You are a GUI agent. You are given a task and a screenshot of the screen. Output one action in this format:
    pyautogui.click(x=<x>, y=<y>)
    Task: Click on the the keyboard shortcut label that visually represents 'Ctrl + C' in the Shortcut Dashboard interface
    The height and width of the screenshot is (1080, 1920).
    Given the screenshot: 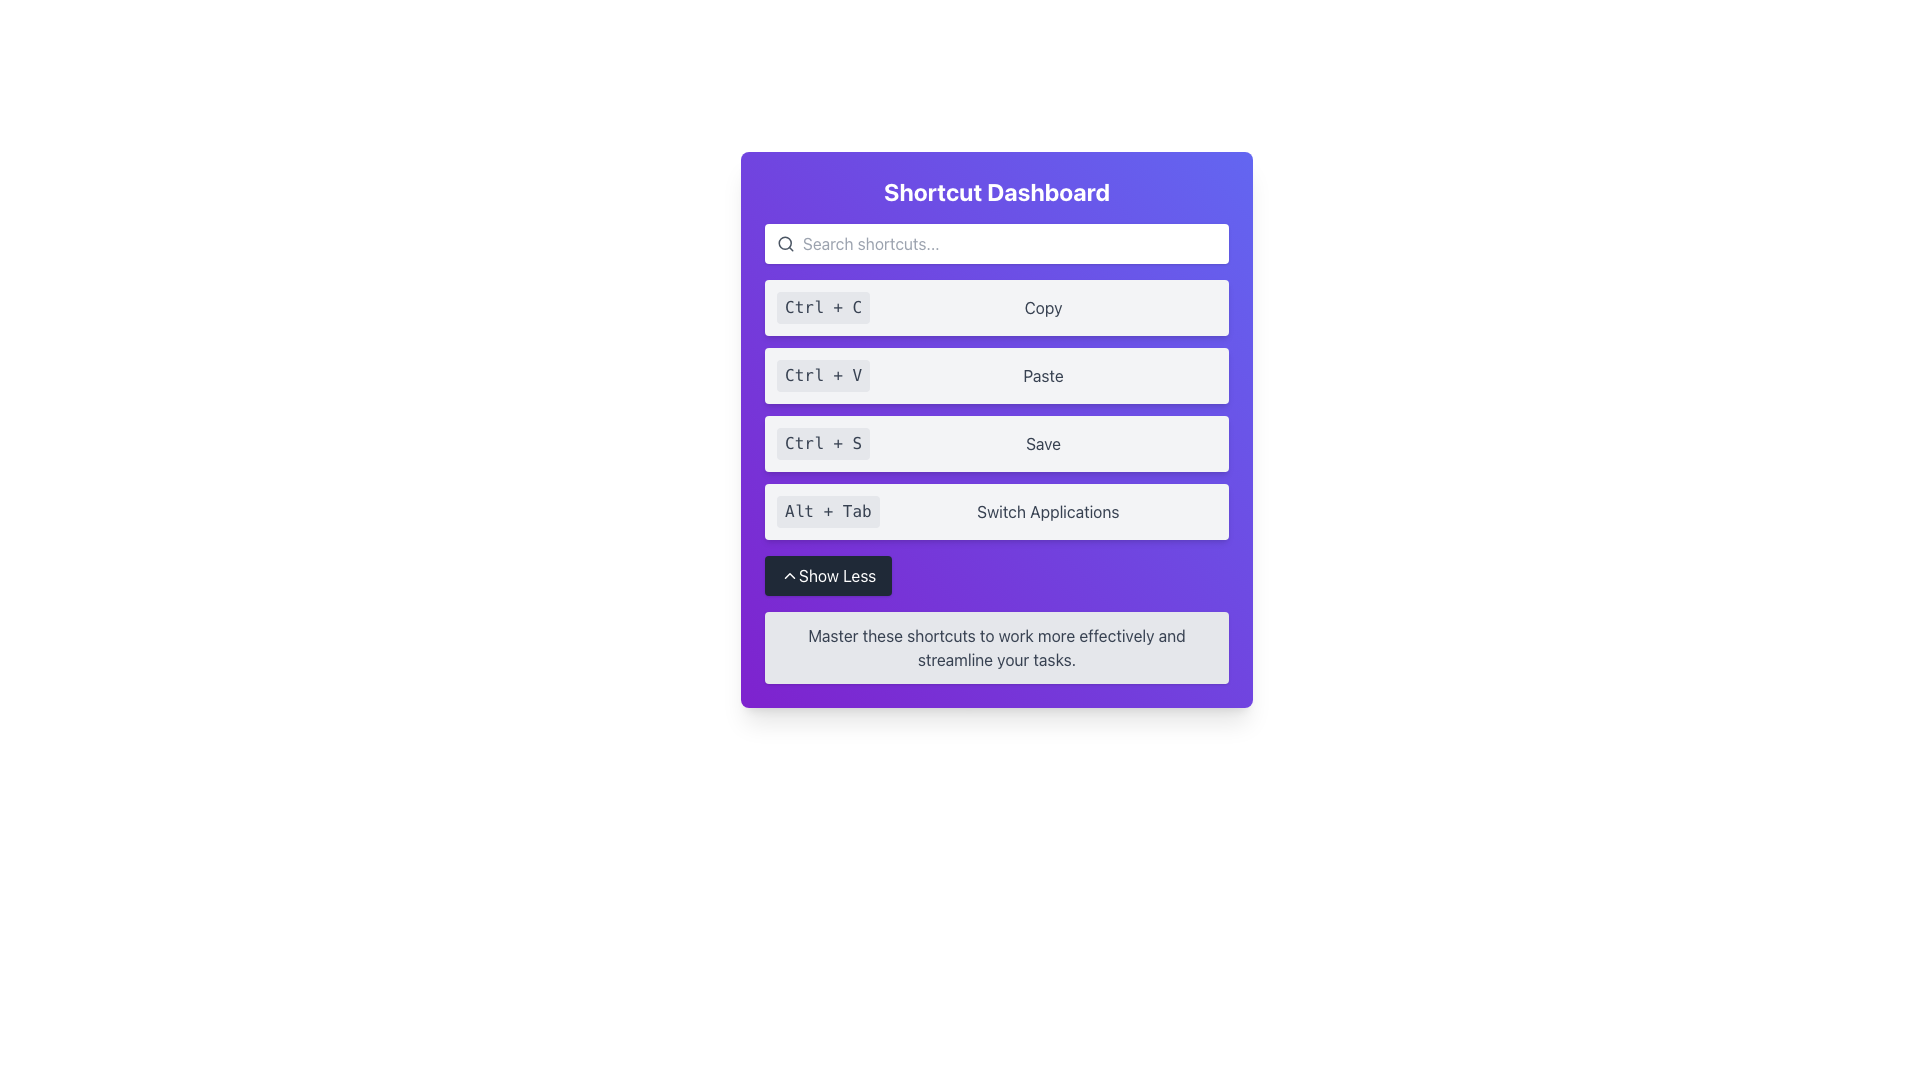 What is the action you would take?
    pyautogui.click(x=823, y=308)
    